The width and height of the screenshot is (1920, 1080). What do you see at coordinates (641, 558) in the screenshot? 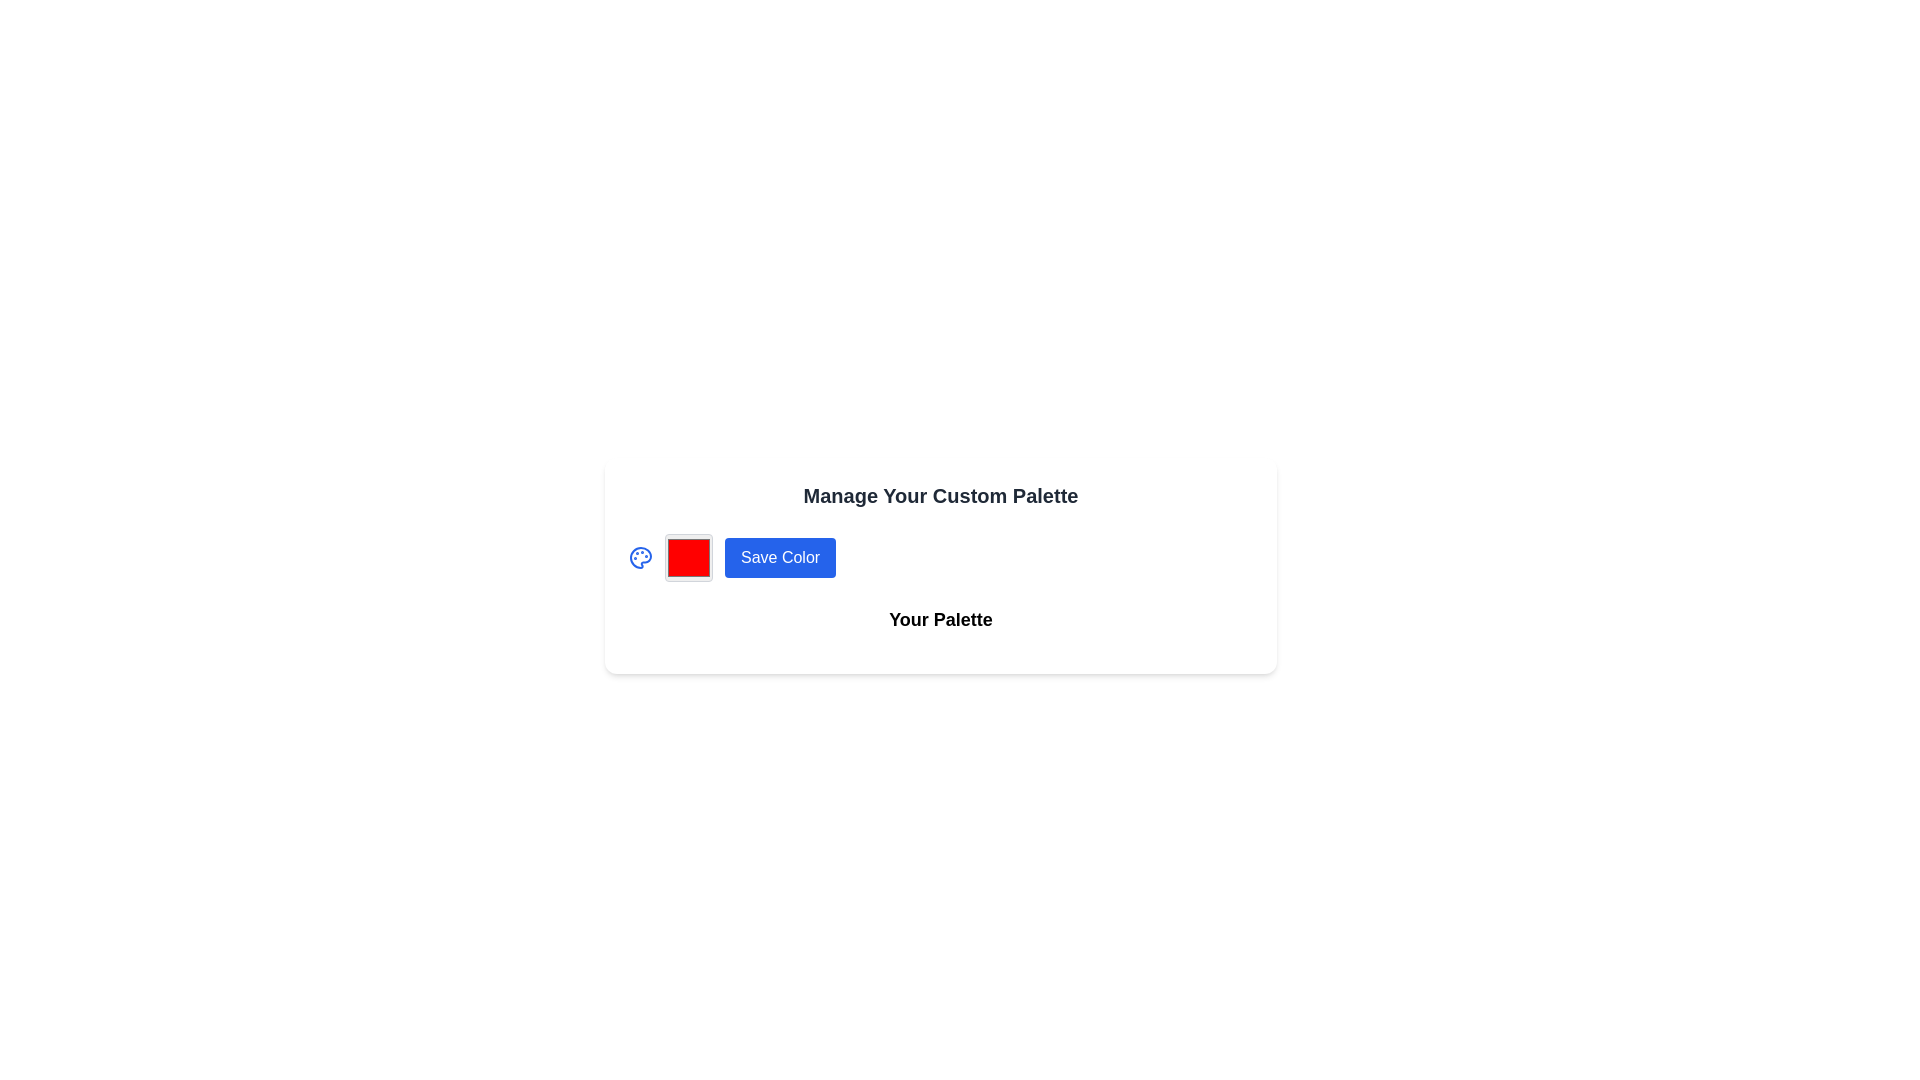
I see `the color palette icon located near the top-left corner of the control section, next to a red color square and above the 'Save Color' button, which visually represents color-related features` at bounding box center [641, 558].